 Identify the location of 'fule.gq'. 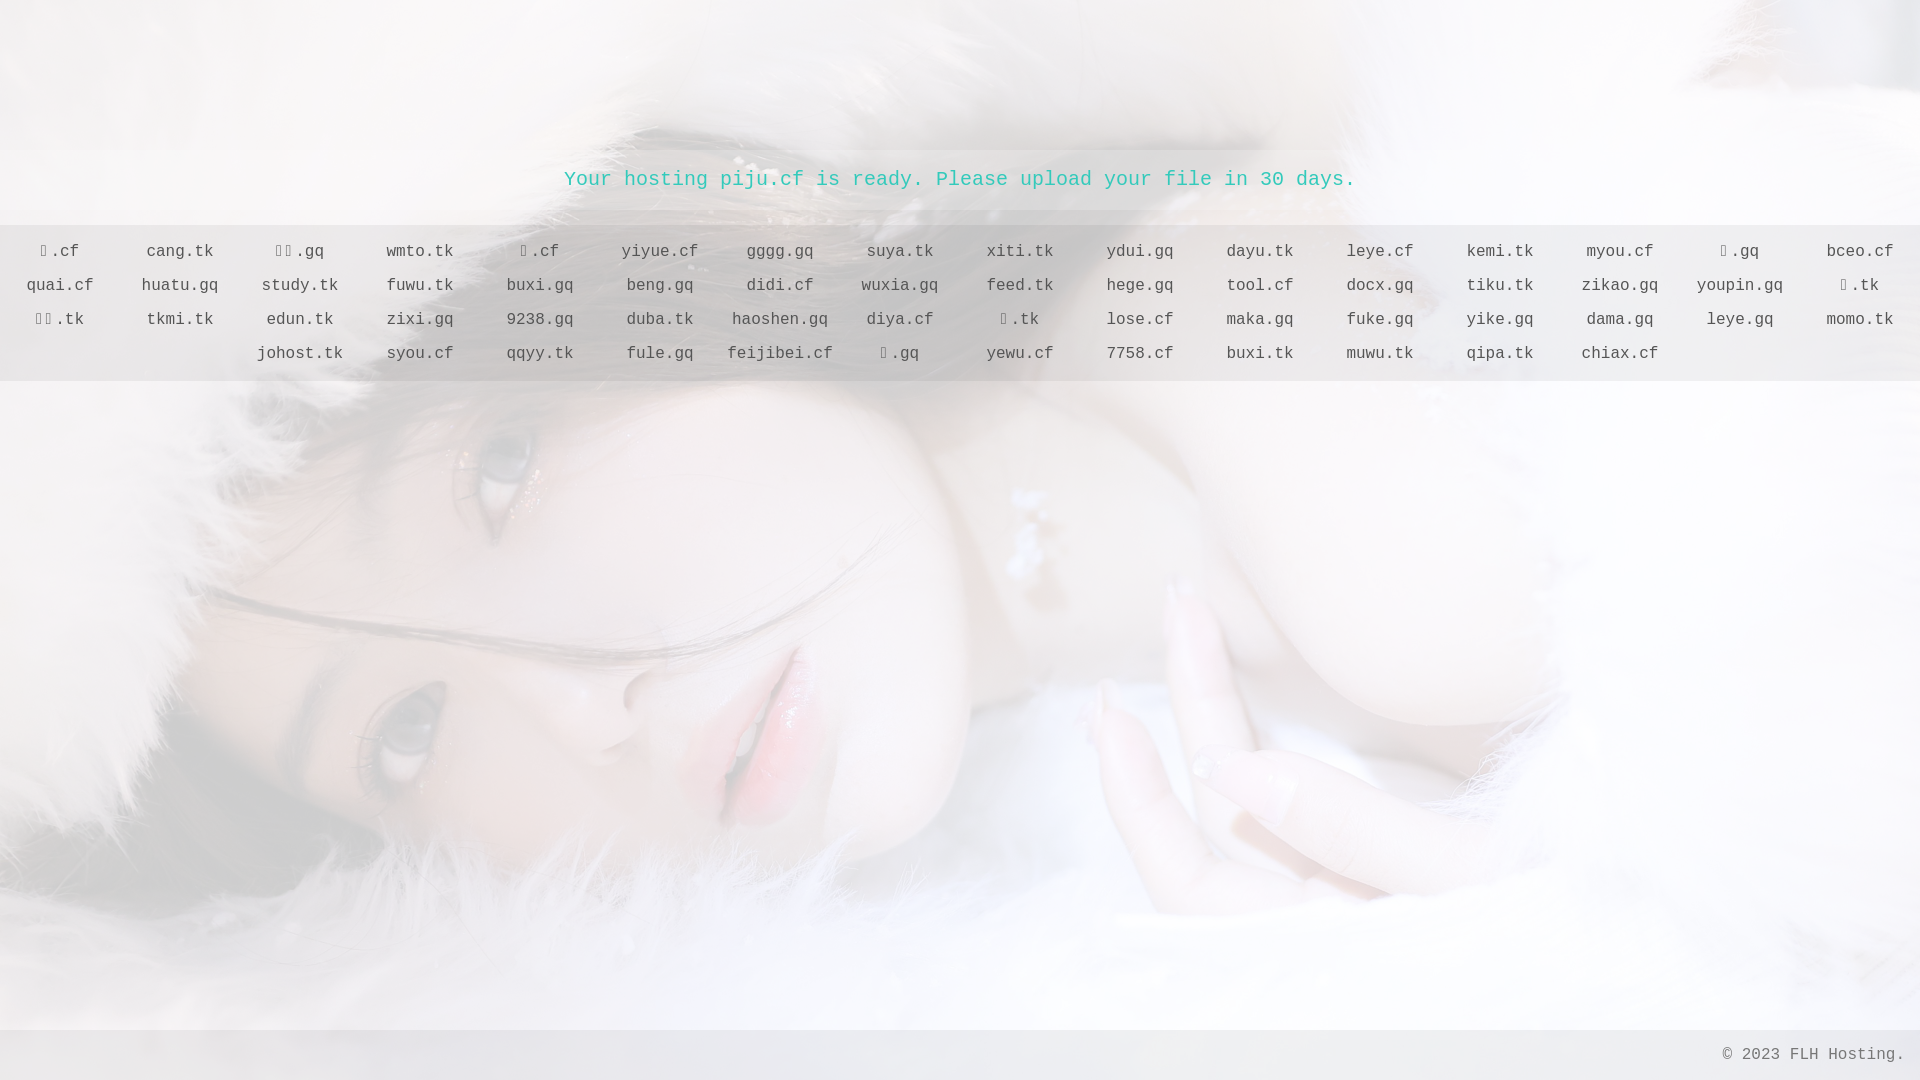
(599, 353).